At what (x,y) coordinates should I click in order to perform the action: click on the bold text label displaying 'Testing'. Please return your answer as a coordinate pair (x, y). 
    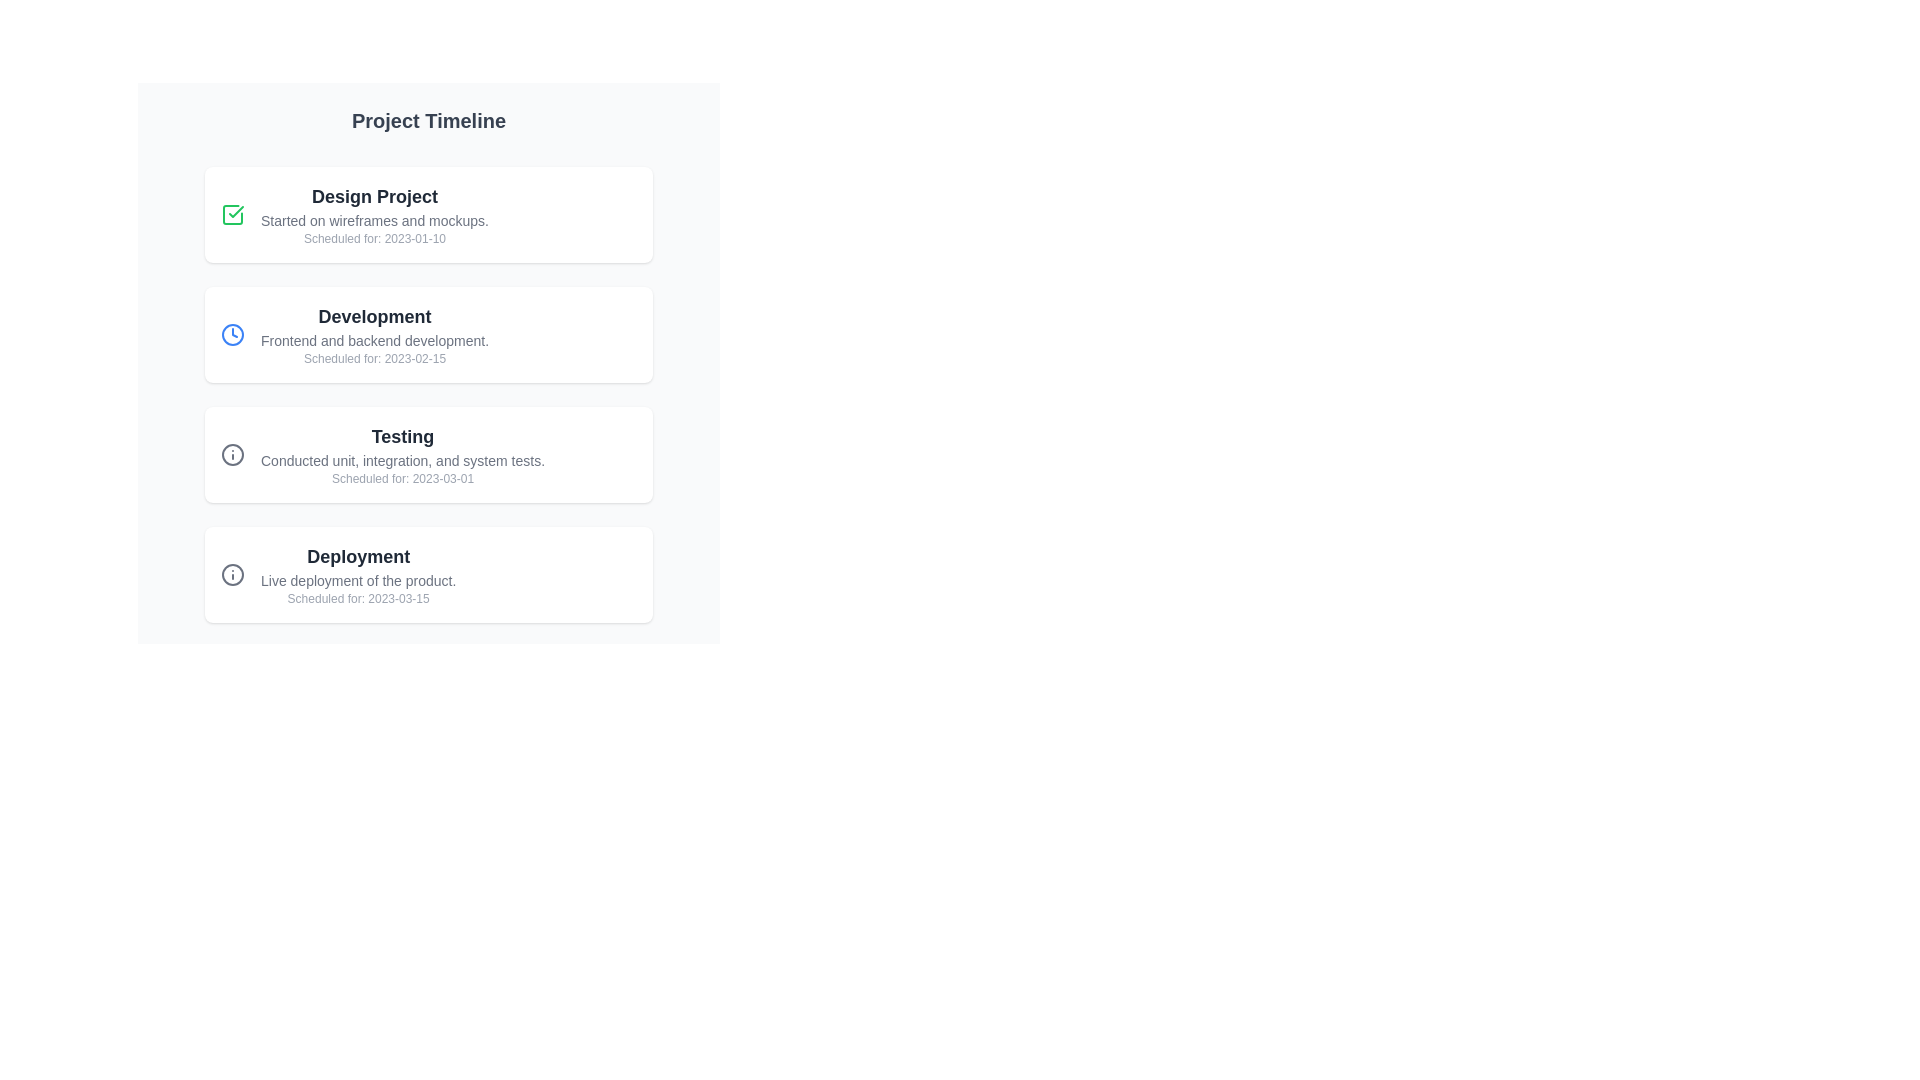
    Looking at the image, I should click on (402, 435).